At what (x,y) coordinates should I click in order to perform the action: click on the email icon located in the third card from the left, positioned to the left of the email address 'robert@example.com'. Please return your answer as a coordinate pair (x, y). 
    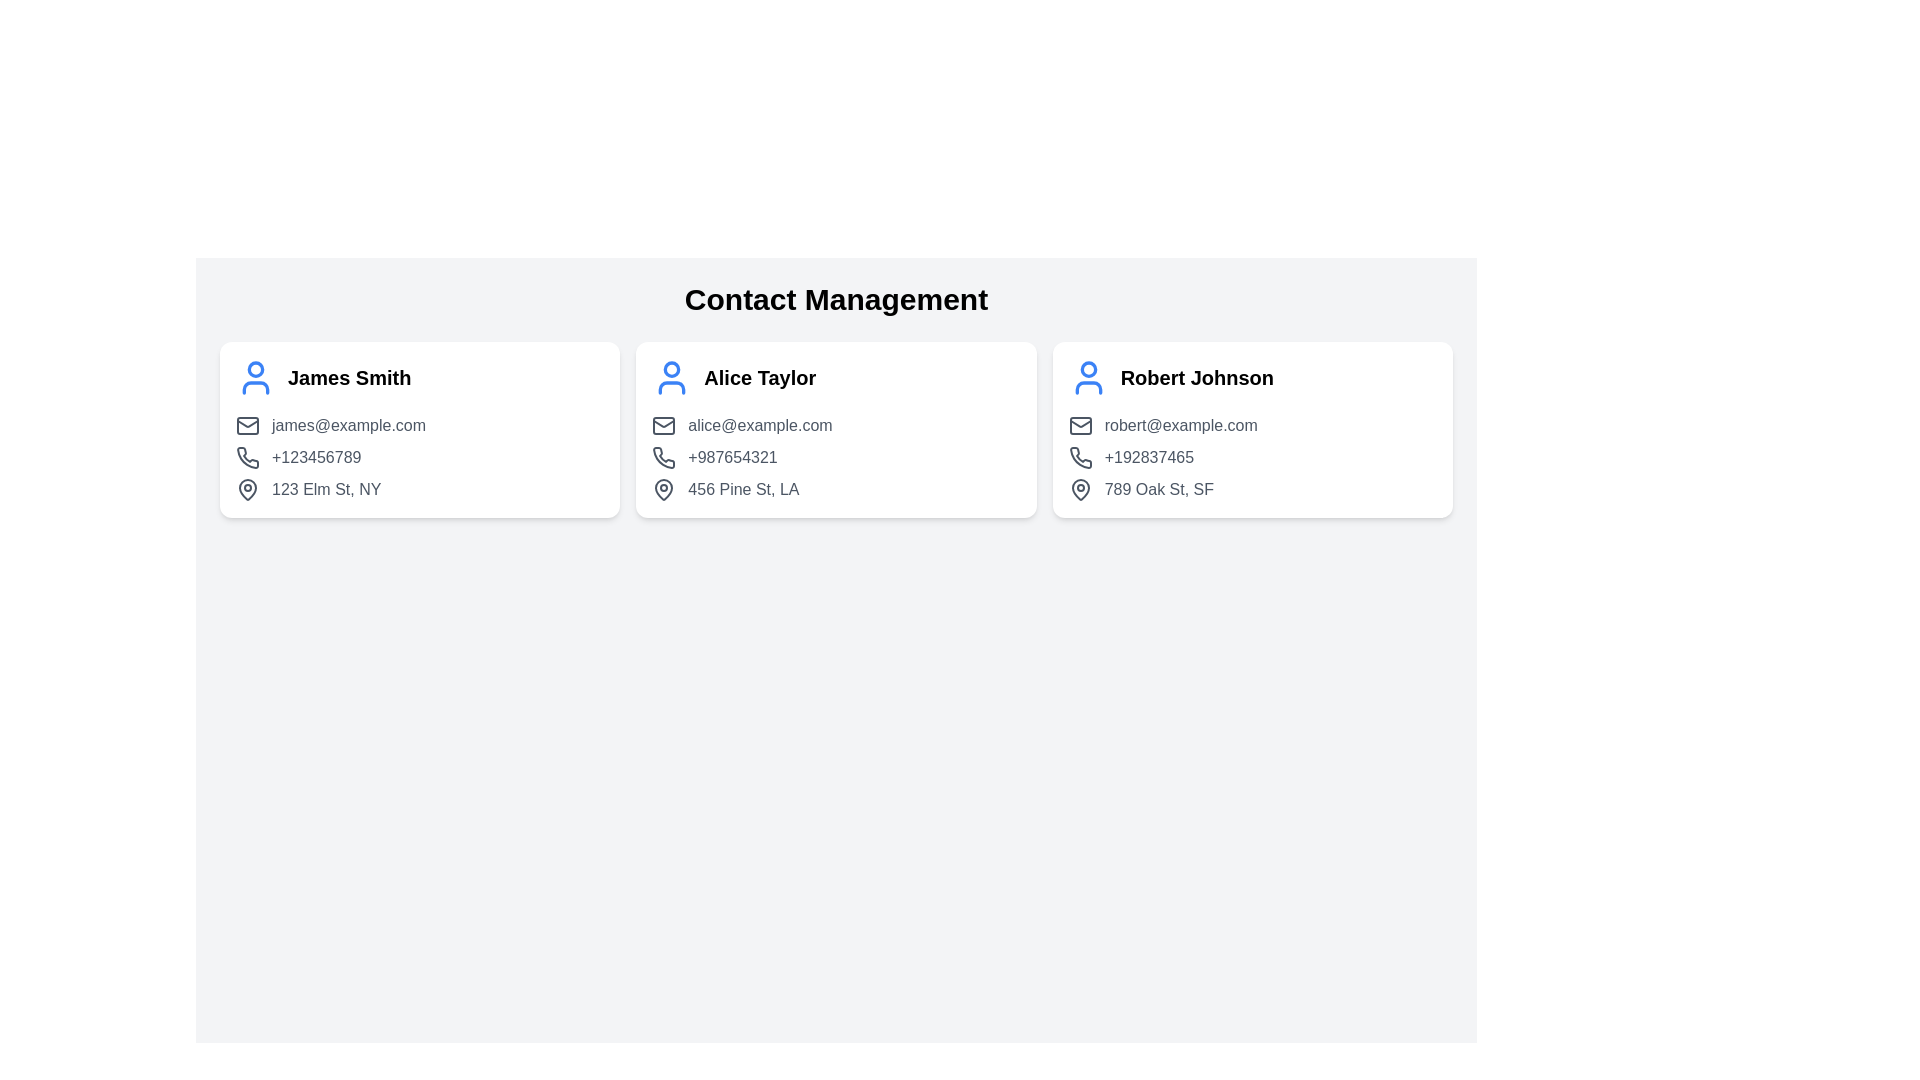
    Looking at the image, I should click on (1079, 424).